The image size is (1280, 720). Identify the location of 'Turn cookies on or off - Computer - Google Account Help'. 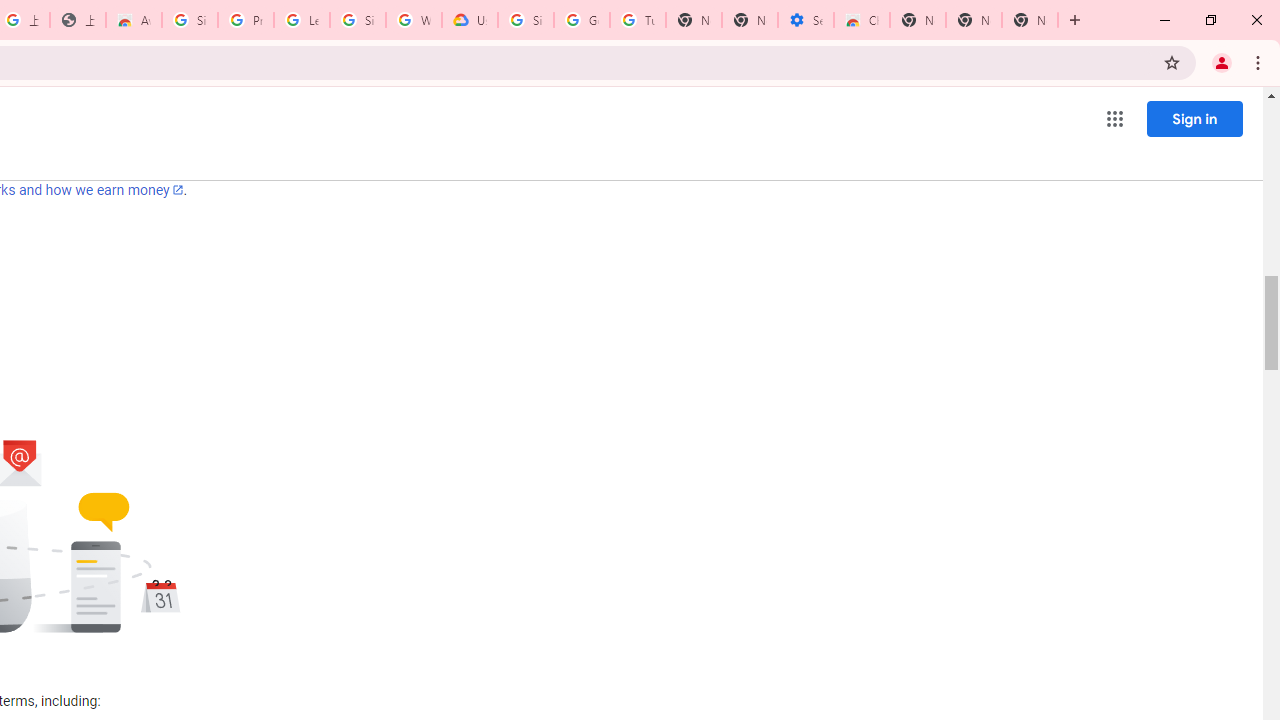
(637, 20).